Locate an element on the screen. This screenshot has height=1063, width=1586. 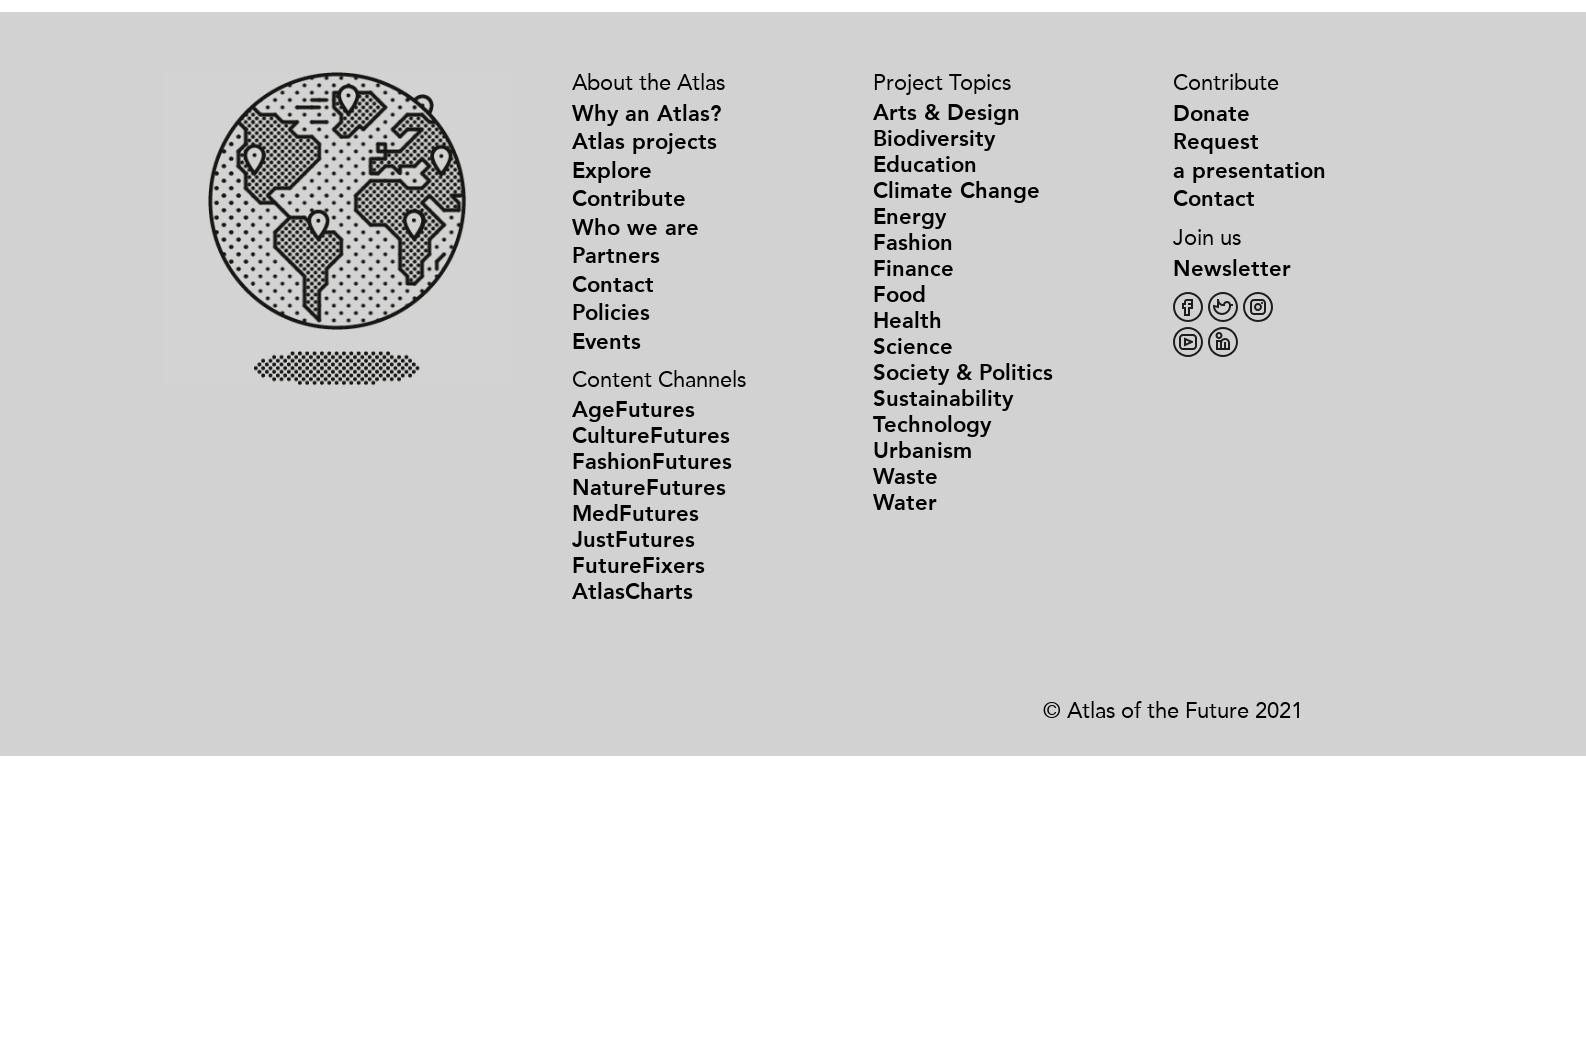
'AgeFutures' is located at coordinates (632, 409).